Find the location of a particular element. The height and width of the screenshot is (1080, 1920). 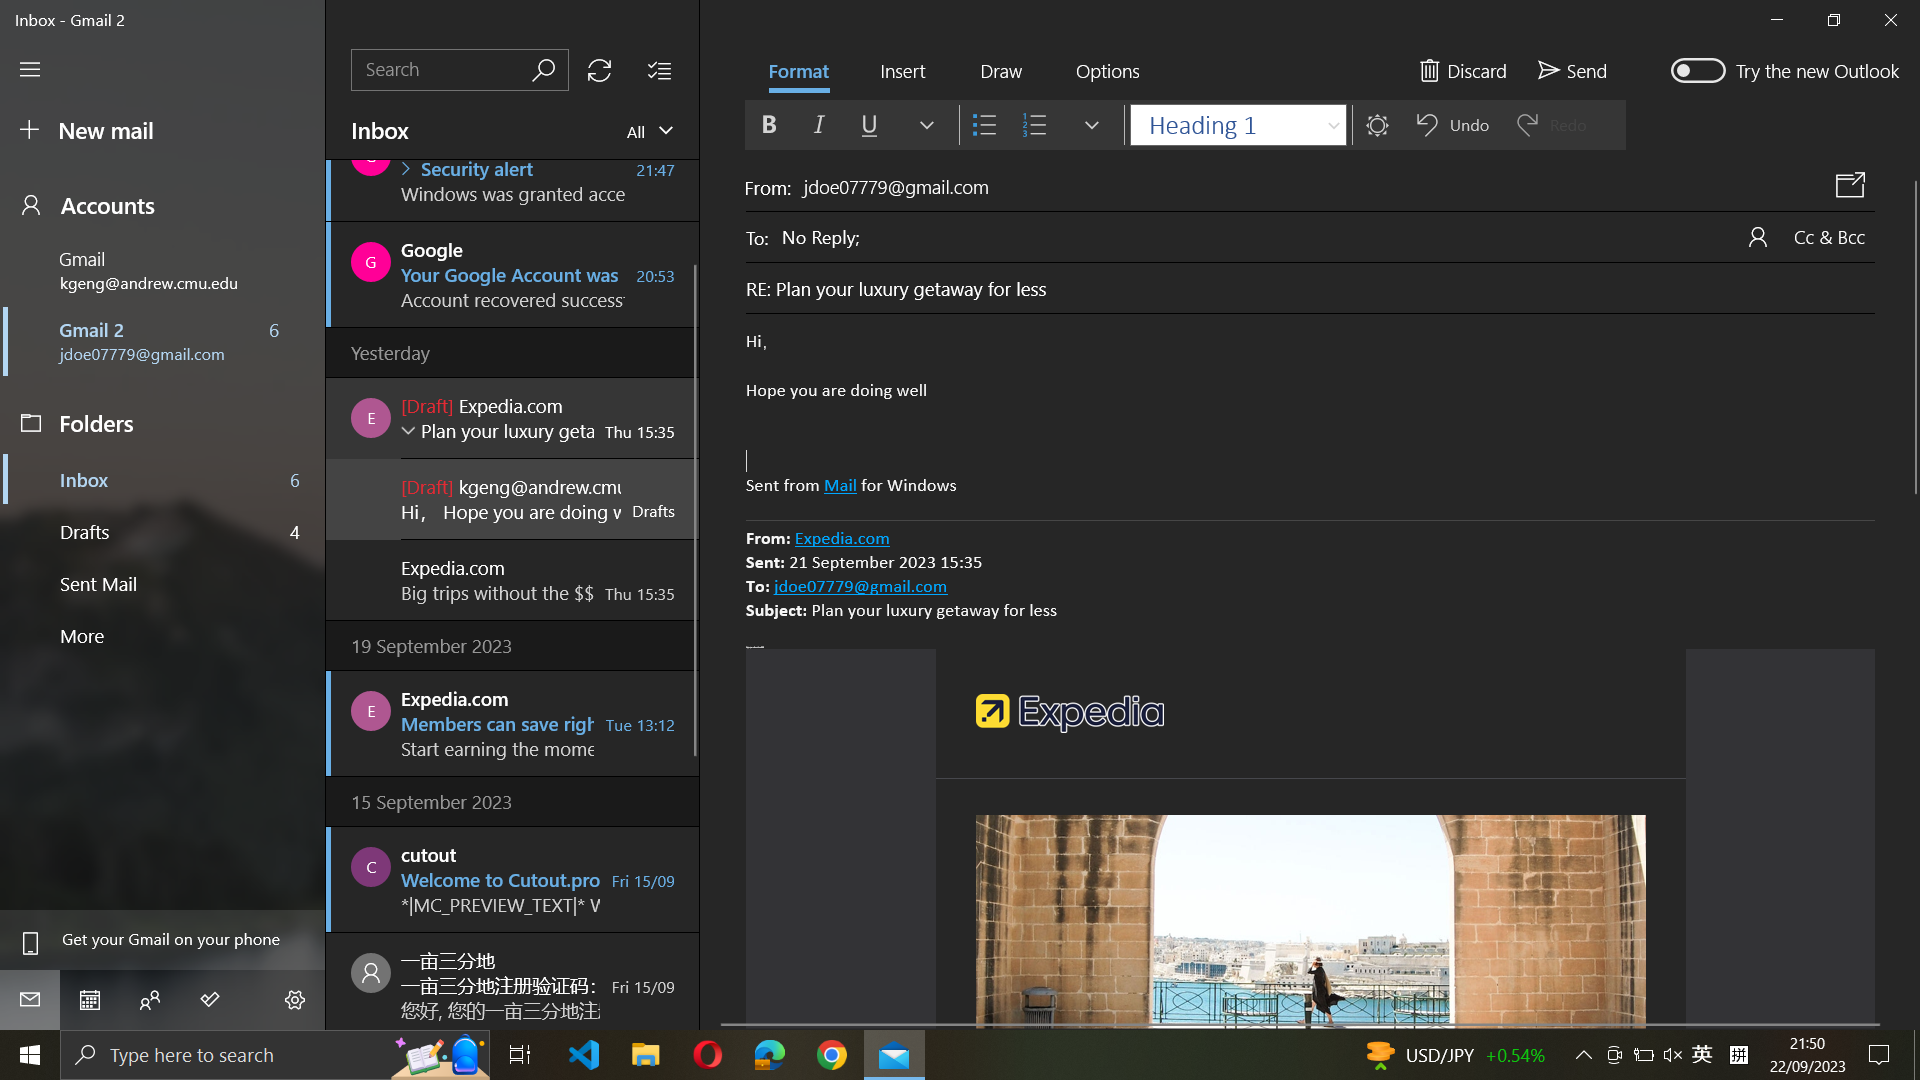

Change account to kgeng@andrew.cmu.edu is located at coordinates (166, 268).